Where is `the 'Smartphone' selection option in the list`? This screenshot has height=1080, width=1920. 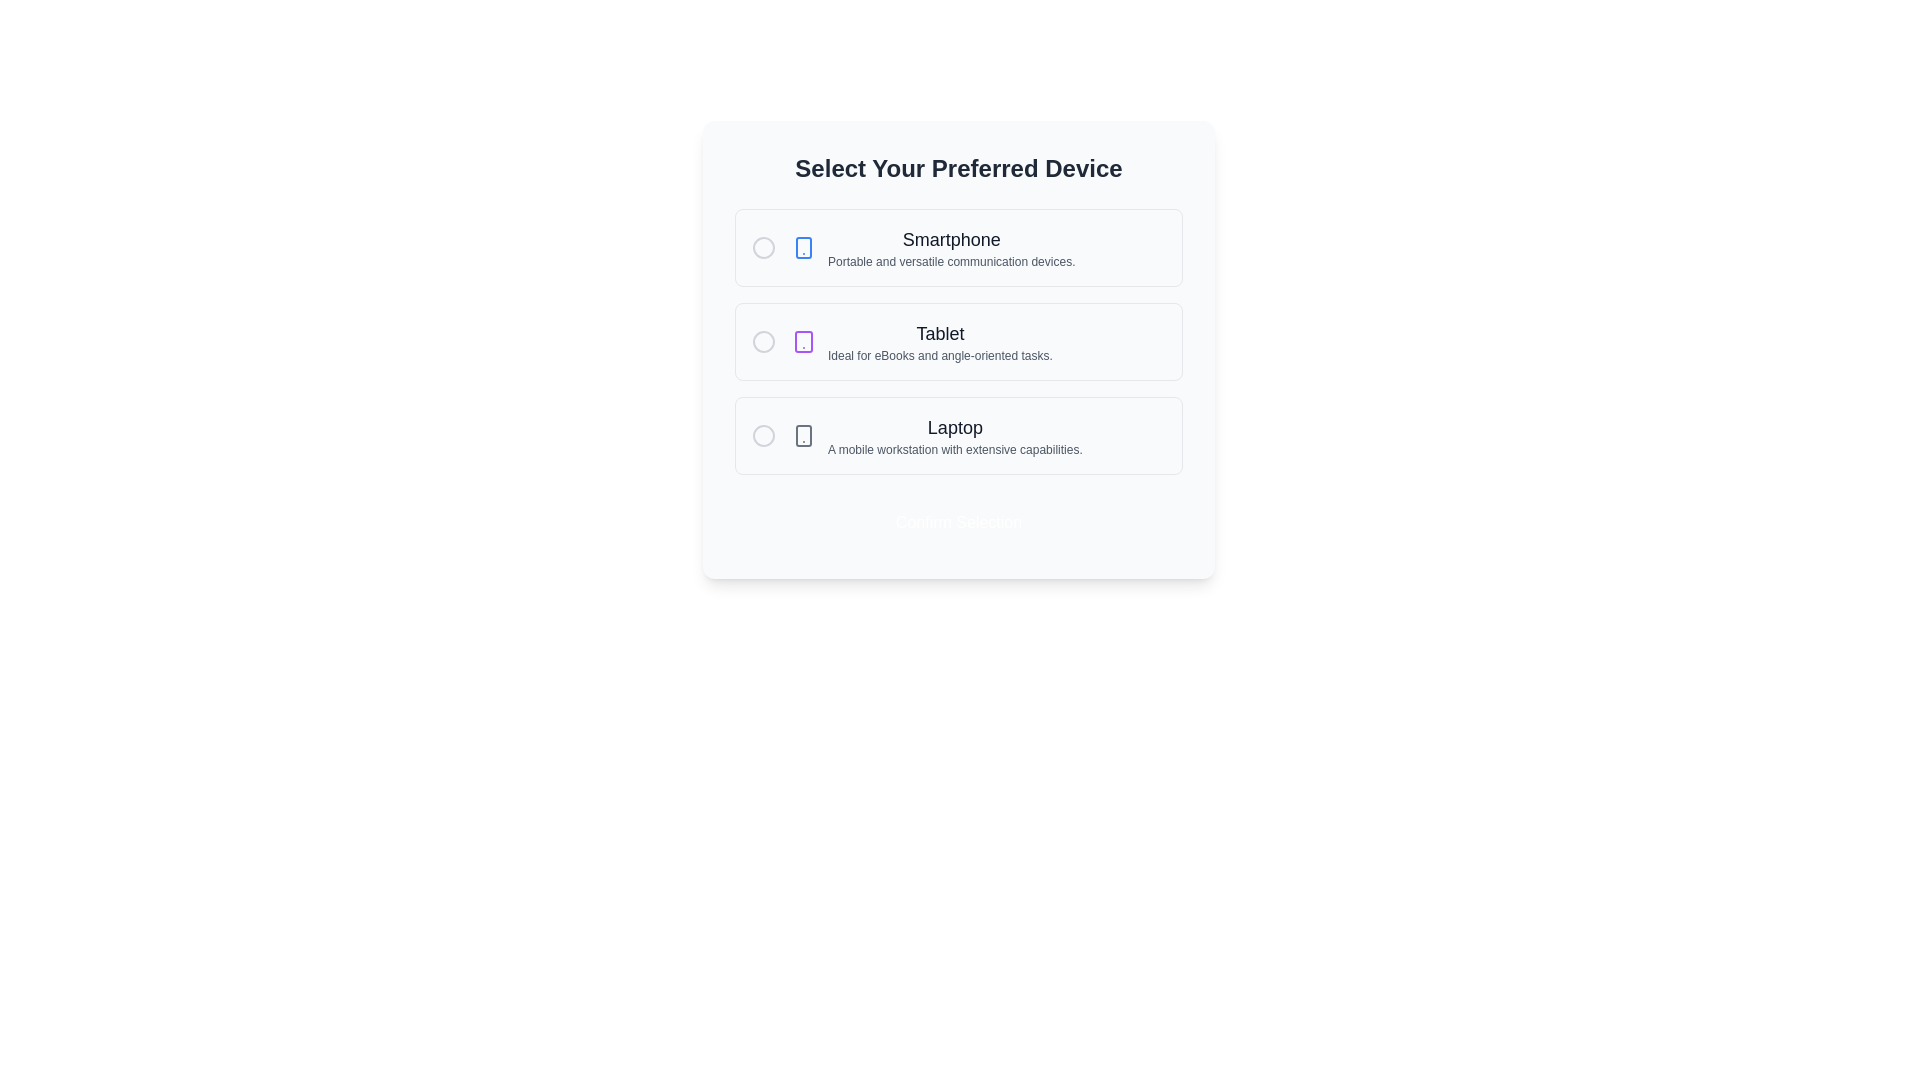
the 'Smartphone' selection option in the list is located at coordinates (932, 246).